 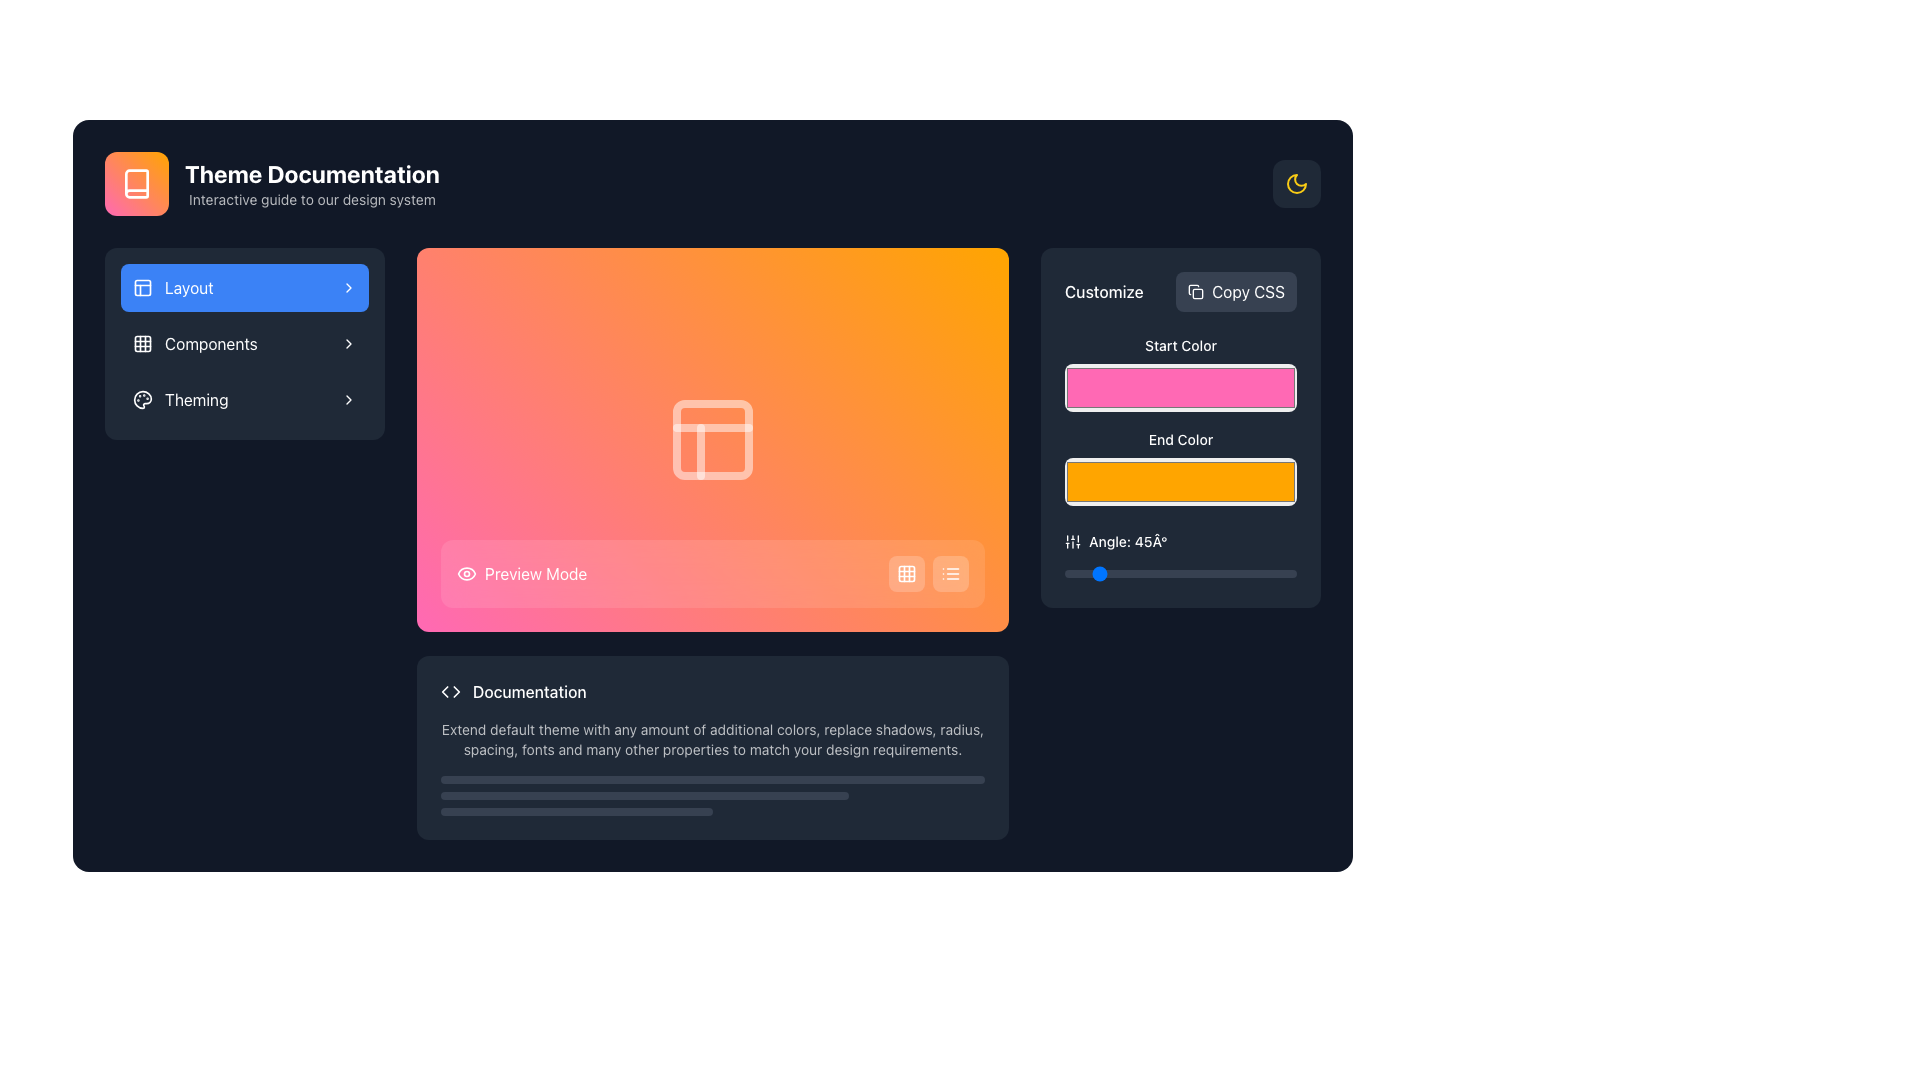 I want to click on the slider value, so click(x=1226, y=574).